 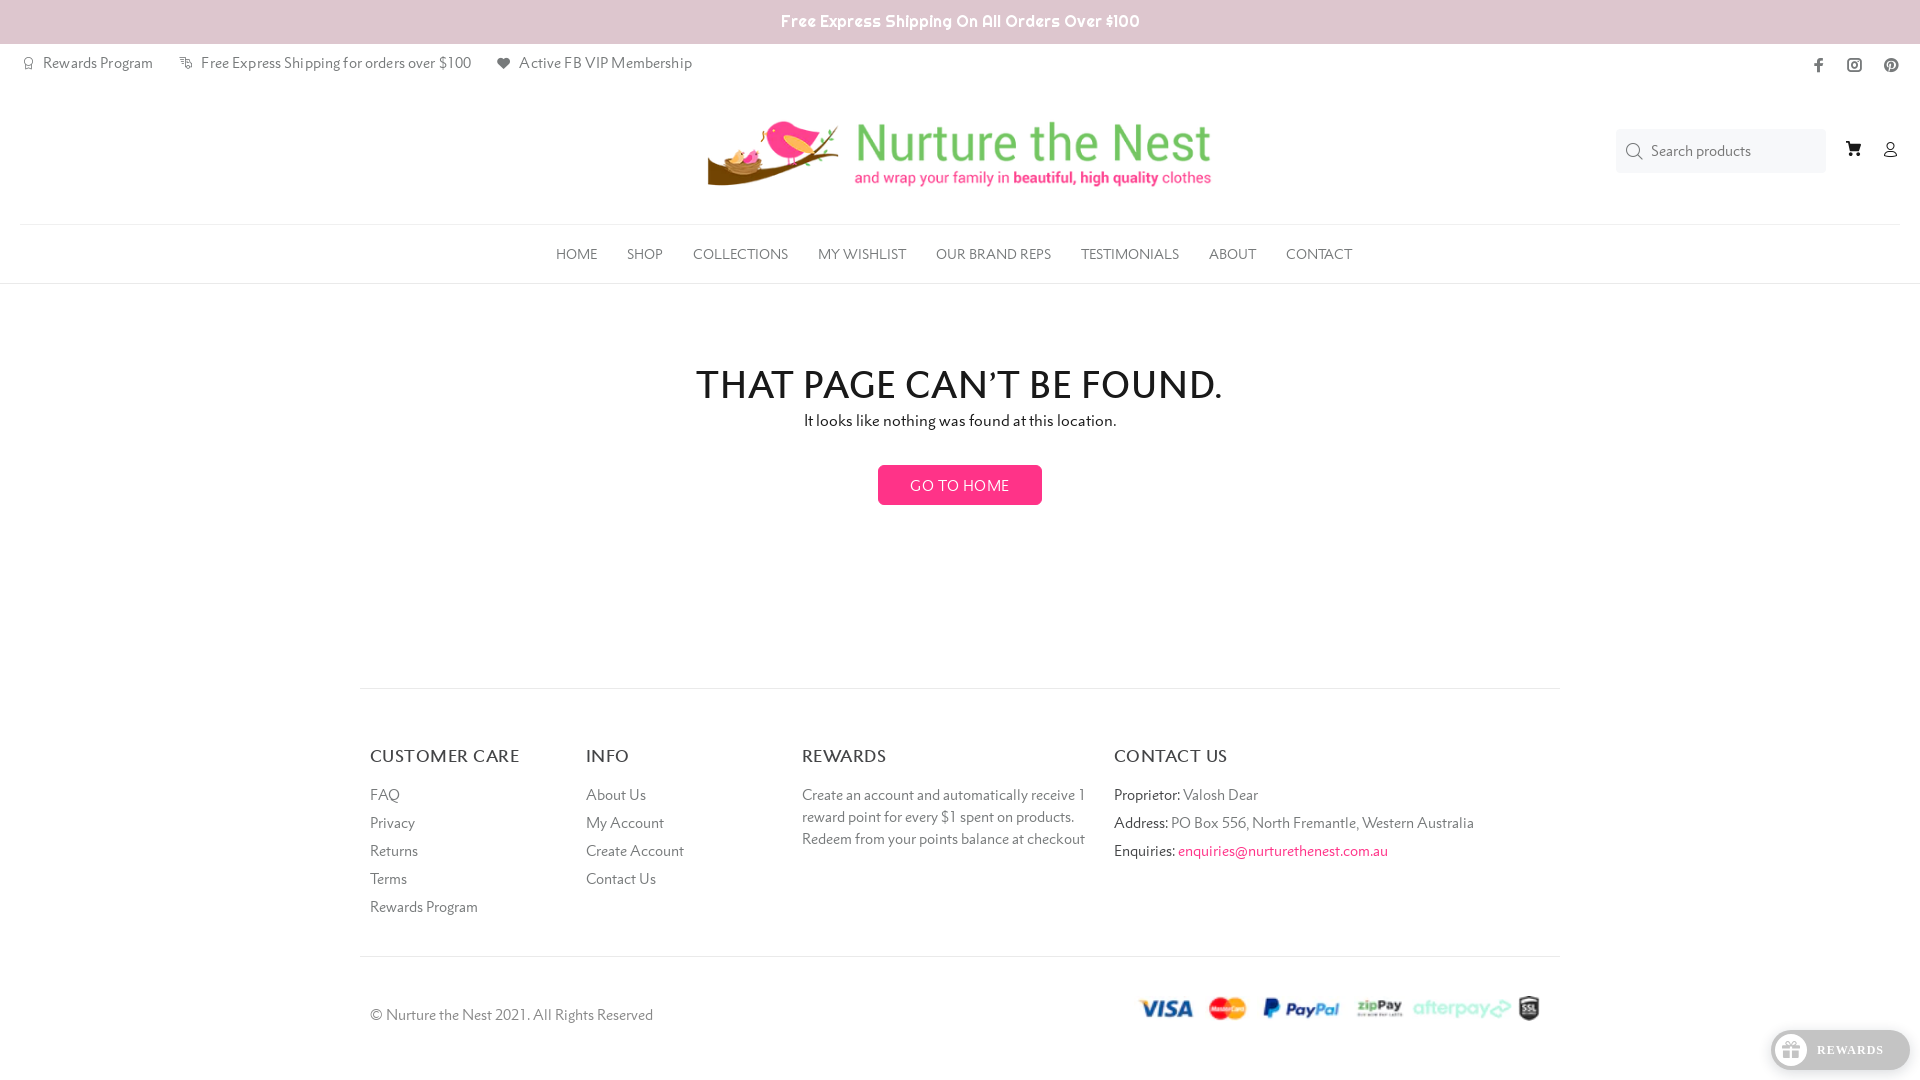 What do you see at coordinates (1129, 248) in the screenshot?
I see `'TESTIMONIALS'` at bounding box center [1129, 248].